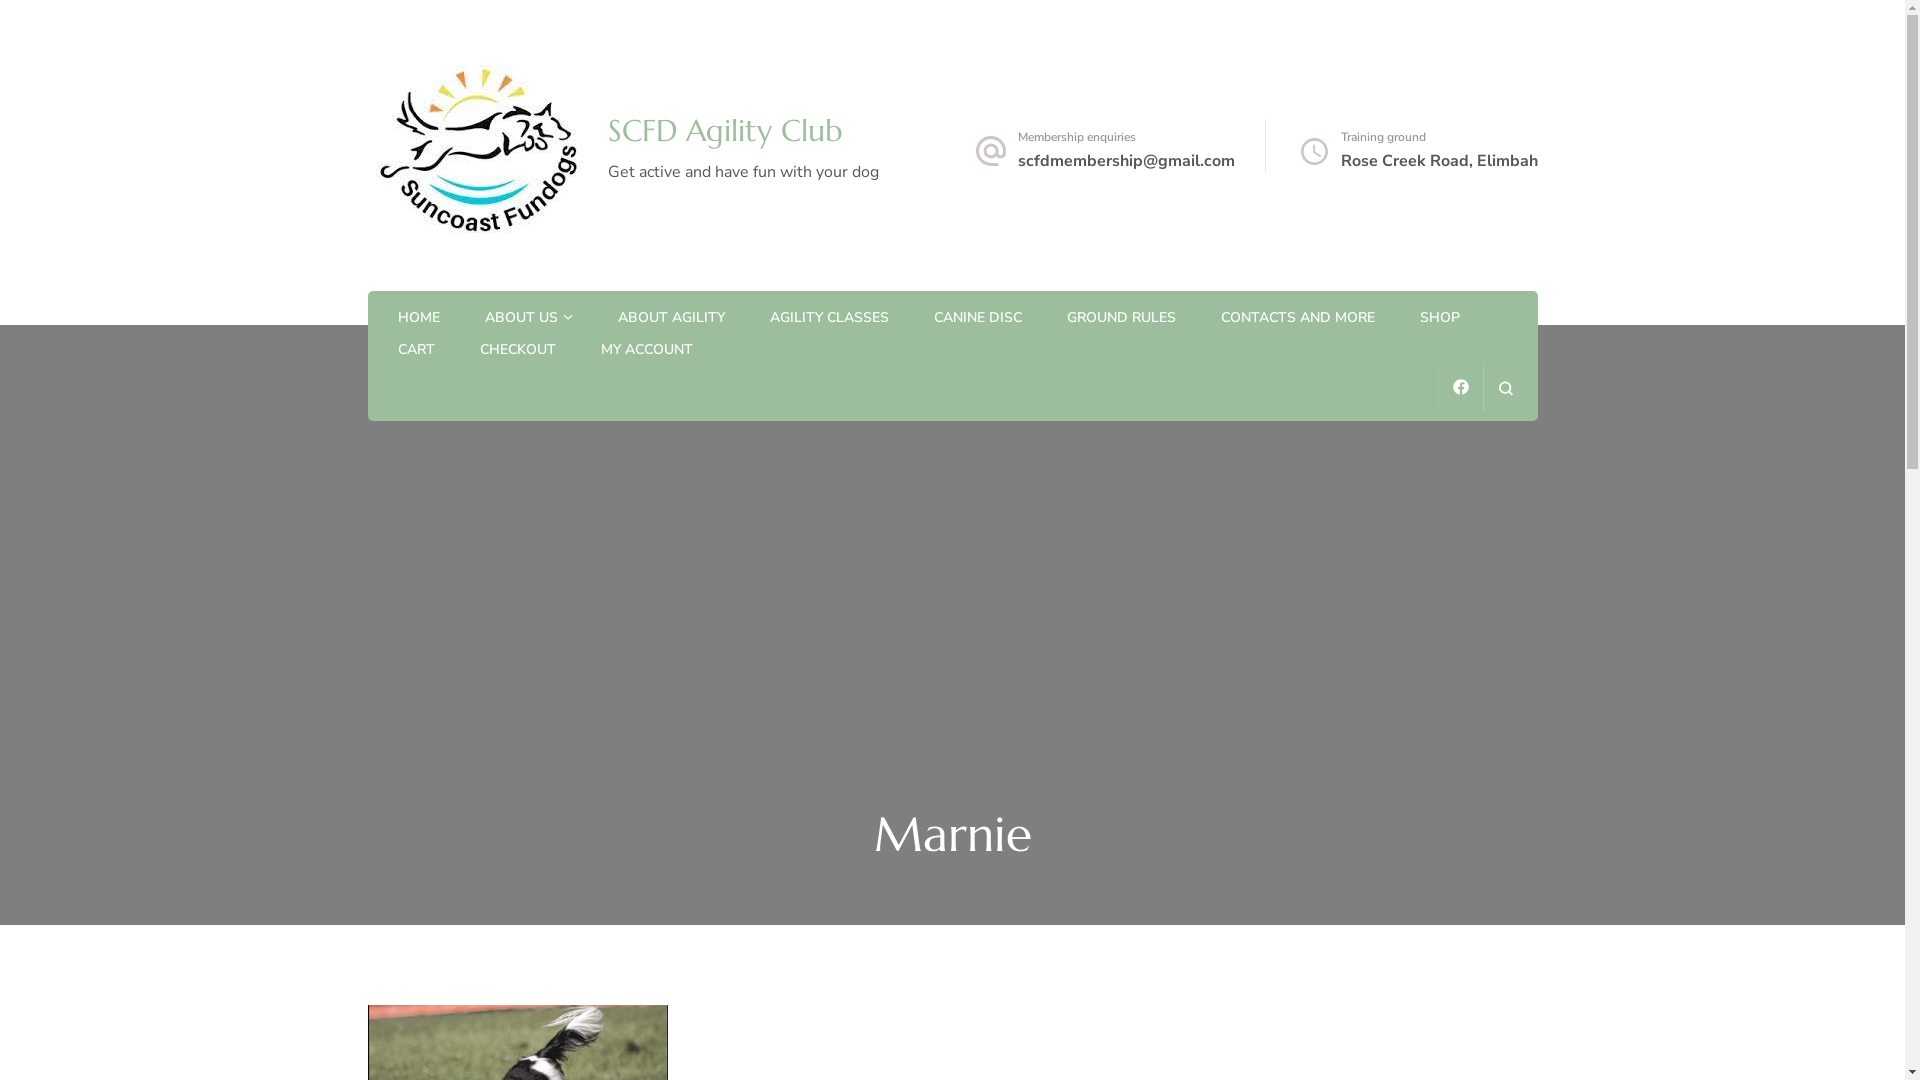  What do you see at coordinates (646, 350) in the screenshot?
I see `'MY ACCOUNT'` at bounding box center [646, 350].